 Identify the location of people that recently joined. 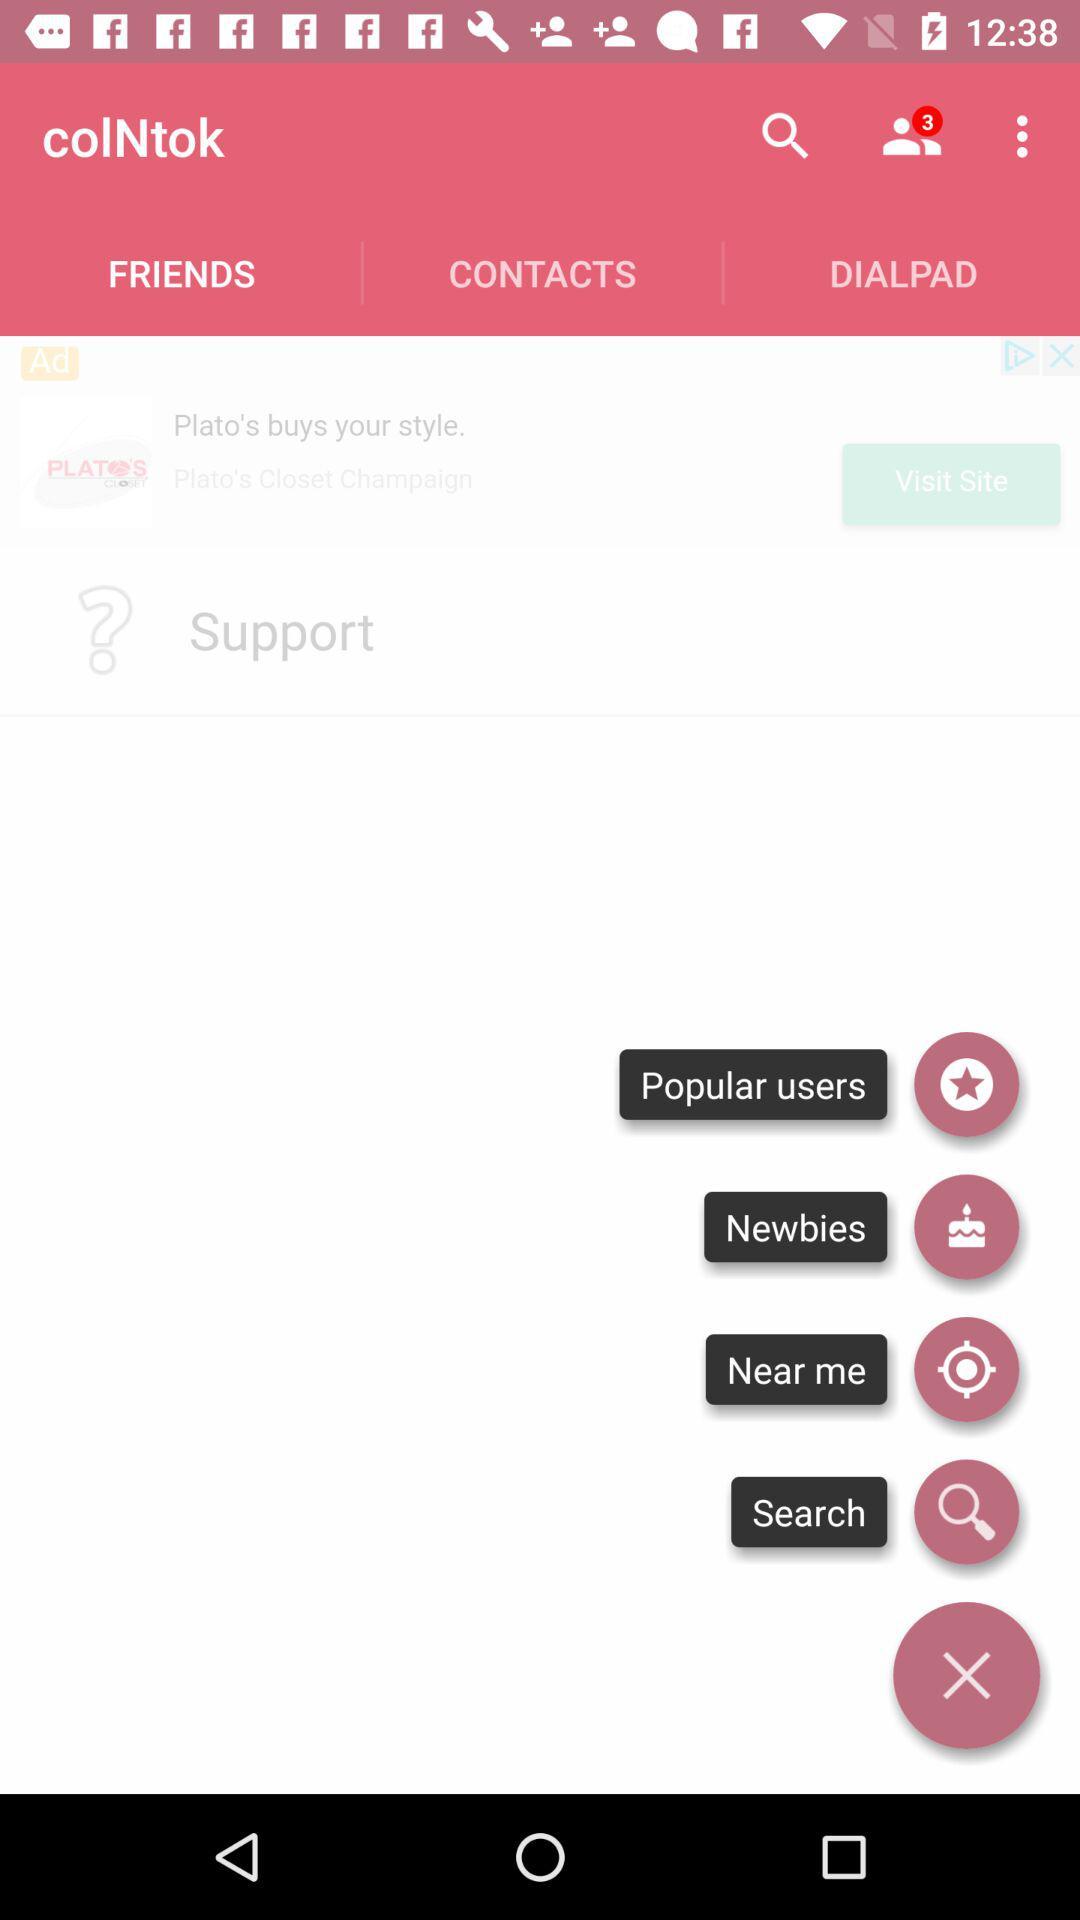
(965, 1226).